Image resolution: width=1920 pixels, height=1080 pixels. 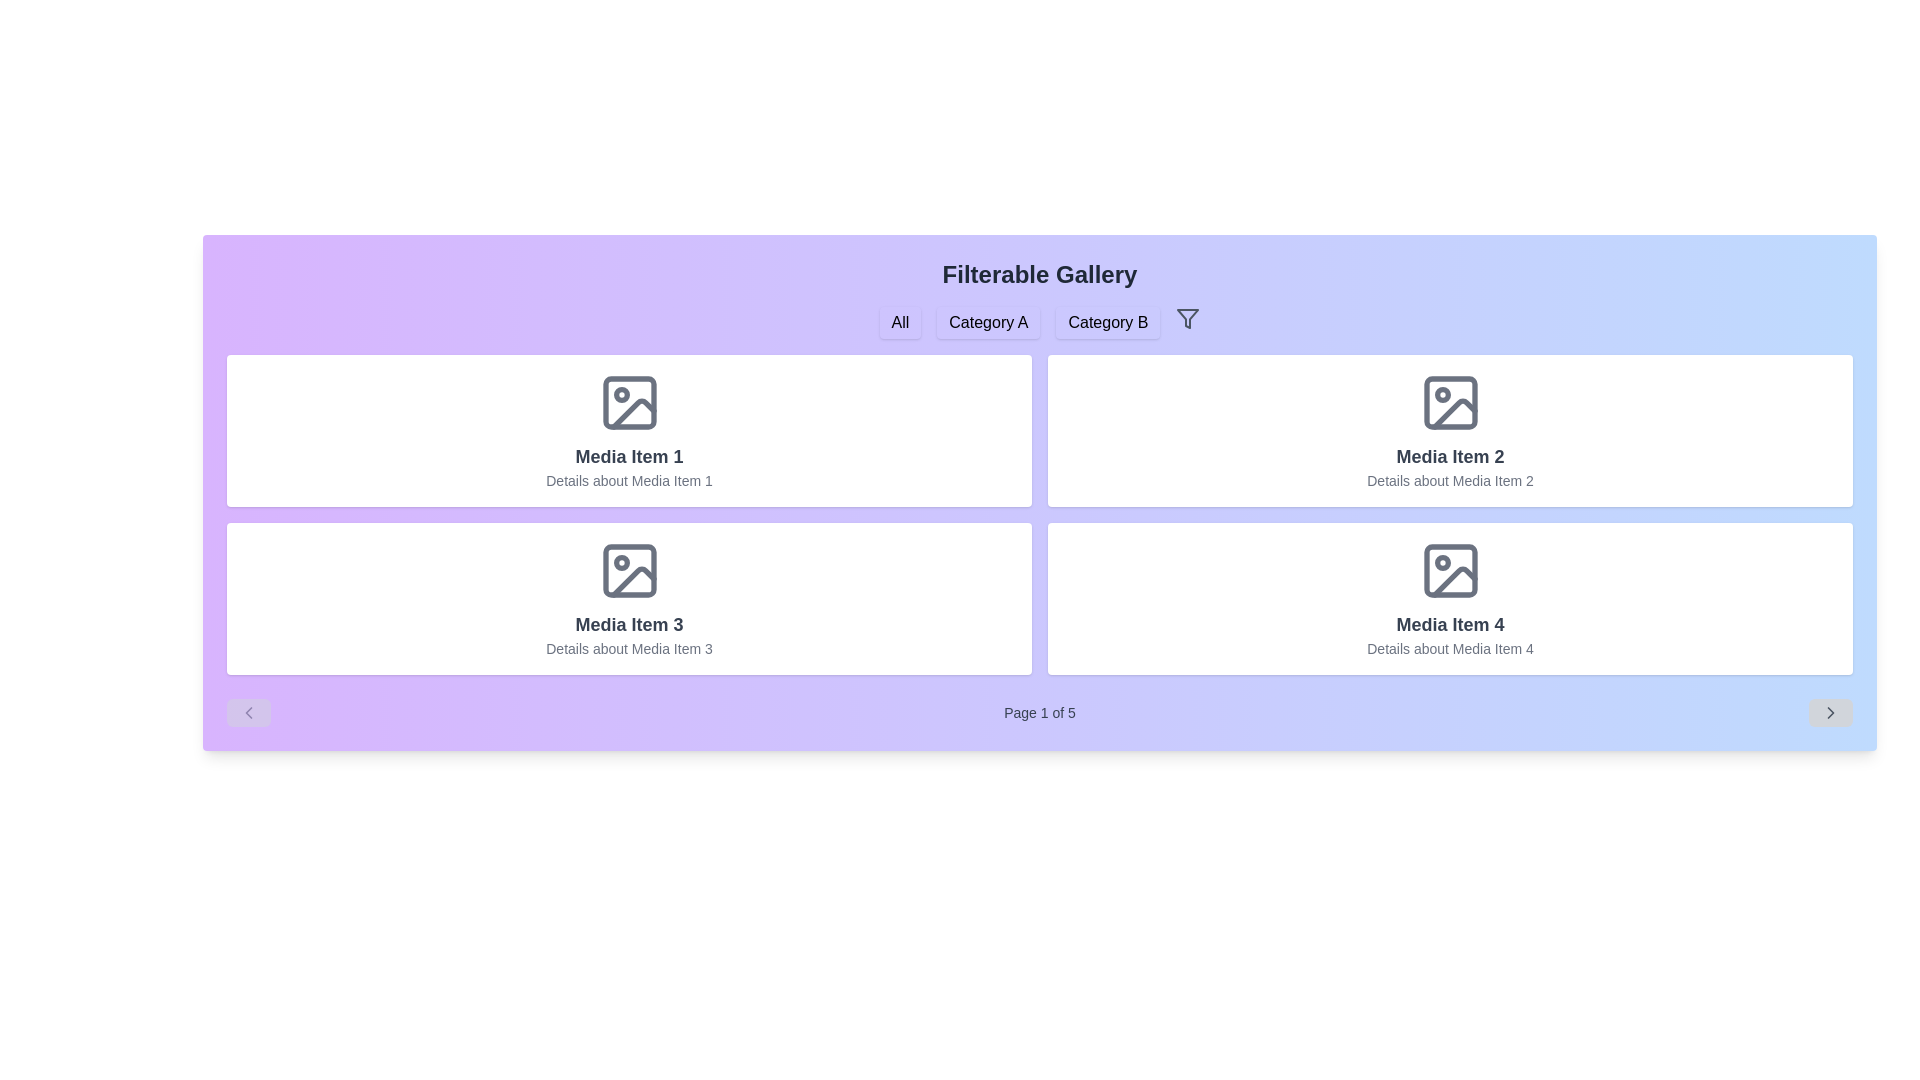 What do you see at coordinates (1450, 456) in the screenshot?
I see `the Text label that identifies the content of the second media card in the upper row of the grid layout` at bounding box center [1450, 456].